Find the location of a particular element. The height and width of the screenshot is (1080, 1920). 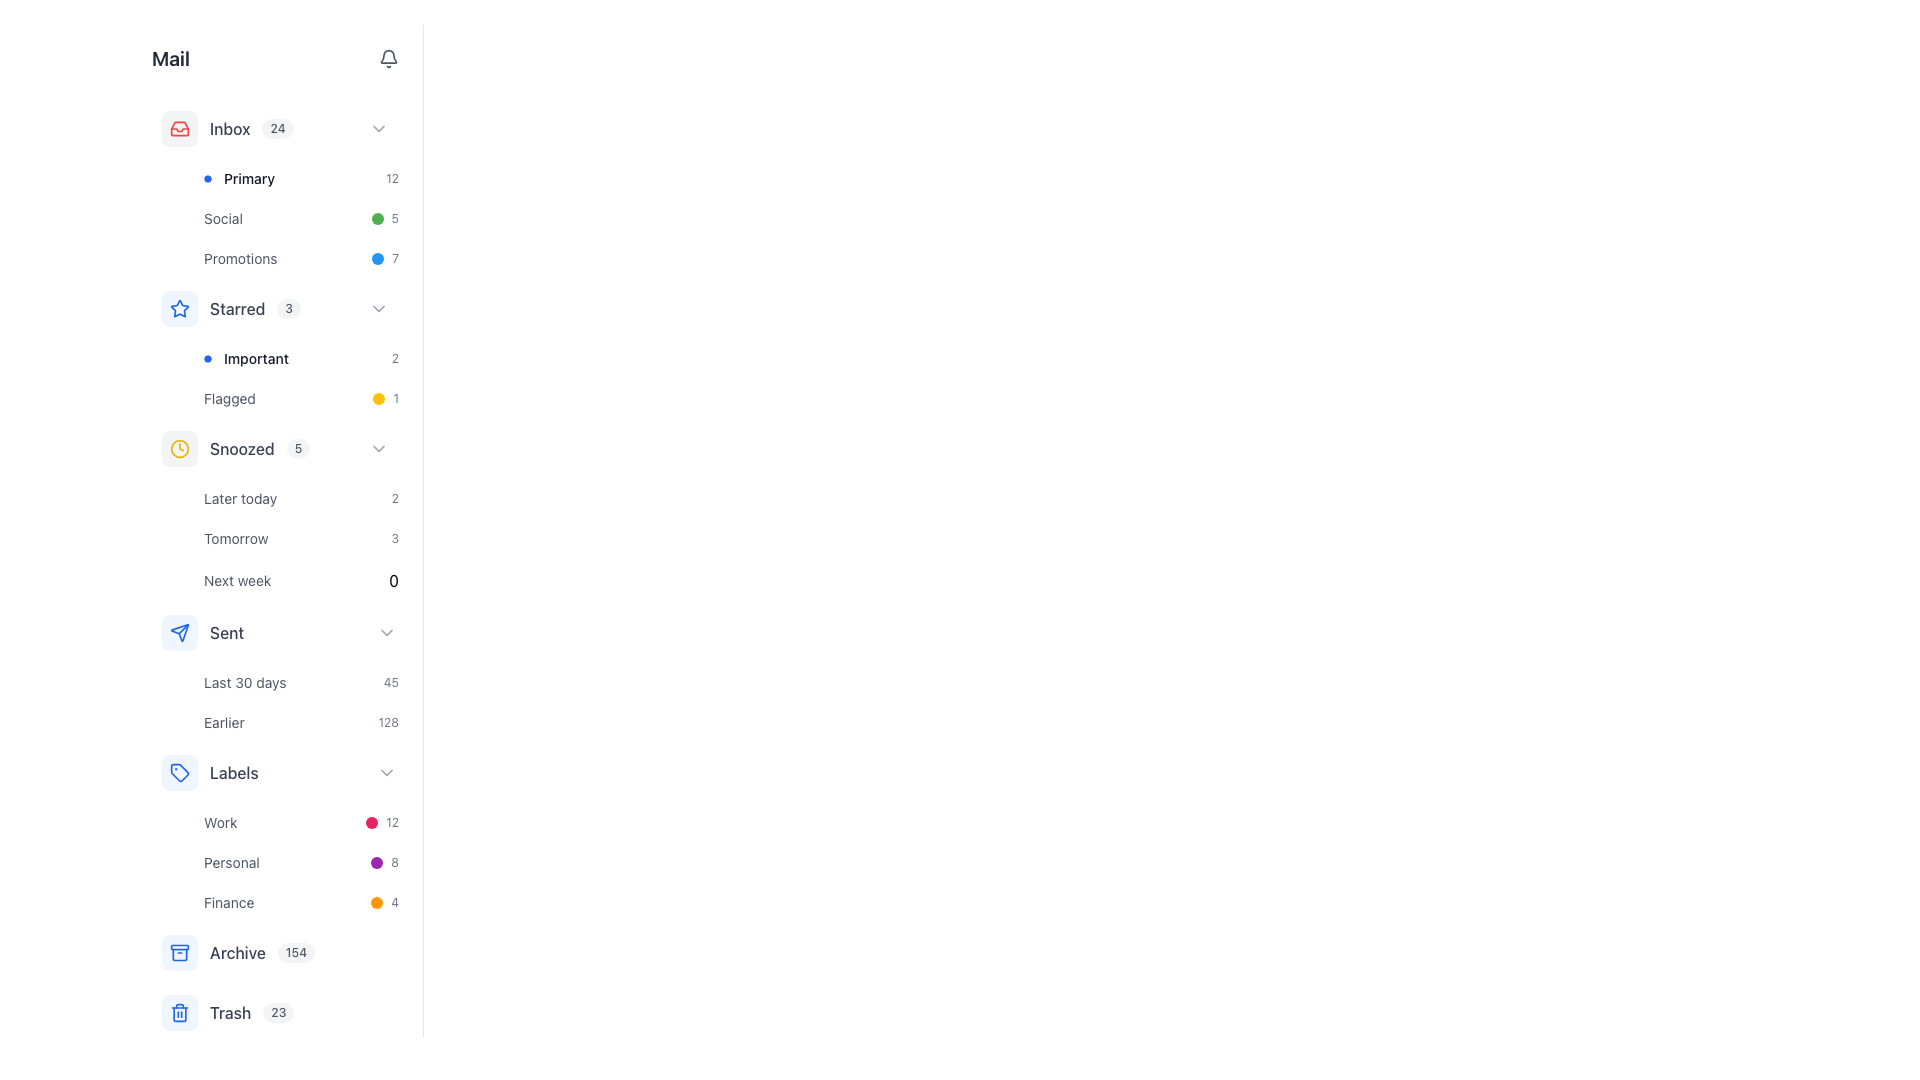

the 'Promotions' button, which is the last item in the 'Inbox' section is located at coordinates (300, 257).